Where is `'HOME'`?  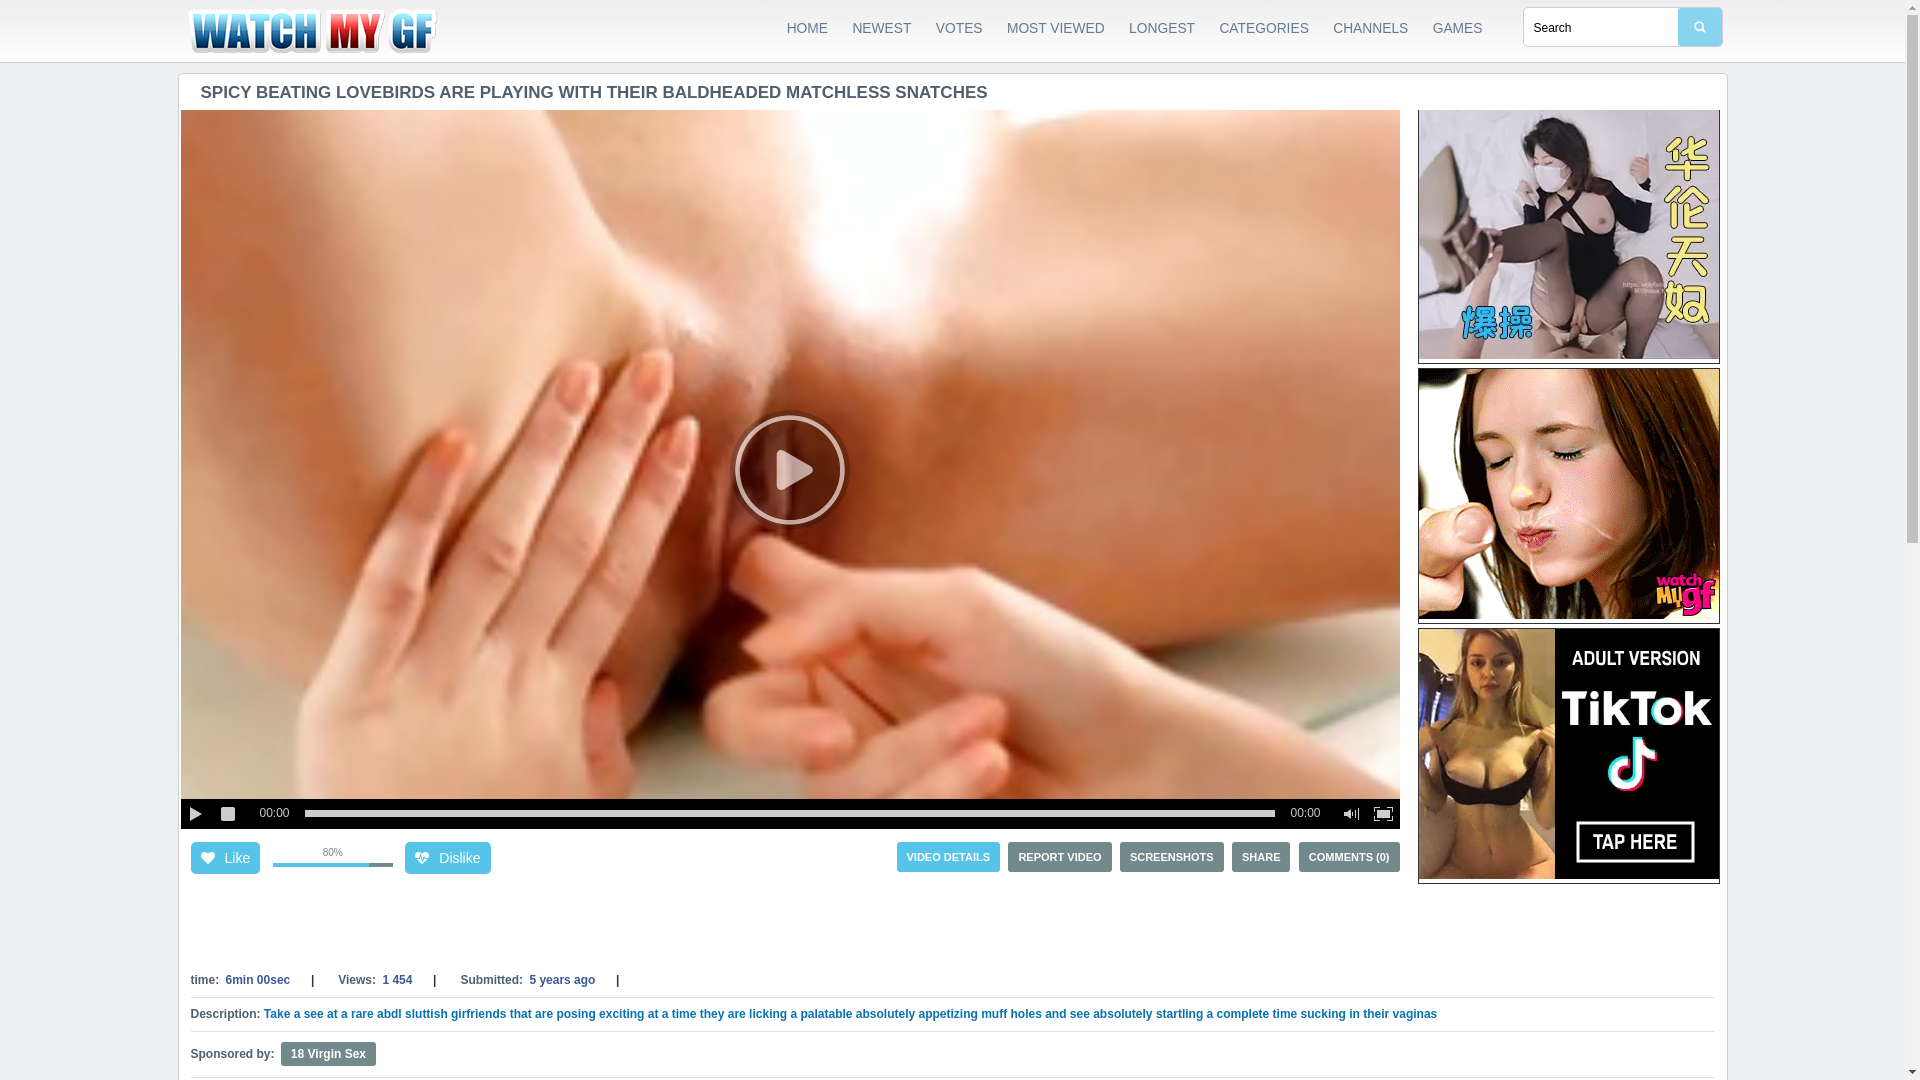
'HOME' is located at coordinates (807, 29).